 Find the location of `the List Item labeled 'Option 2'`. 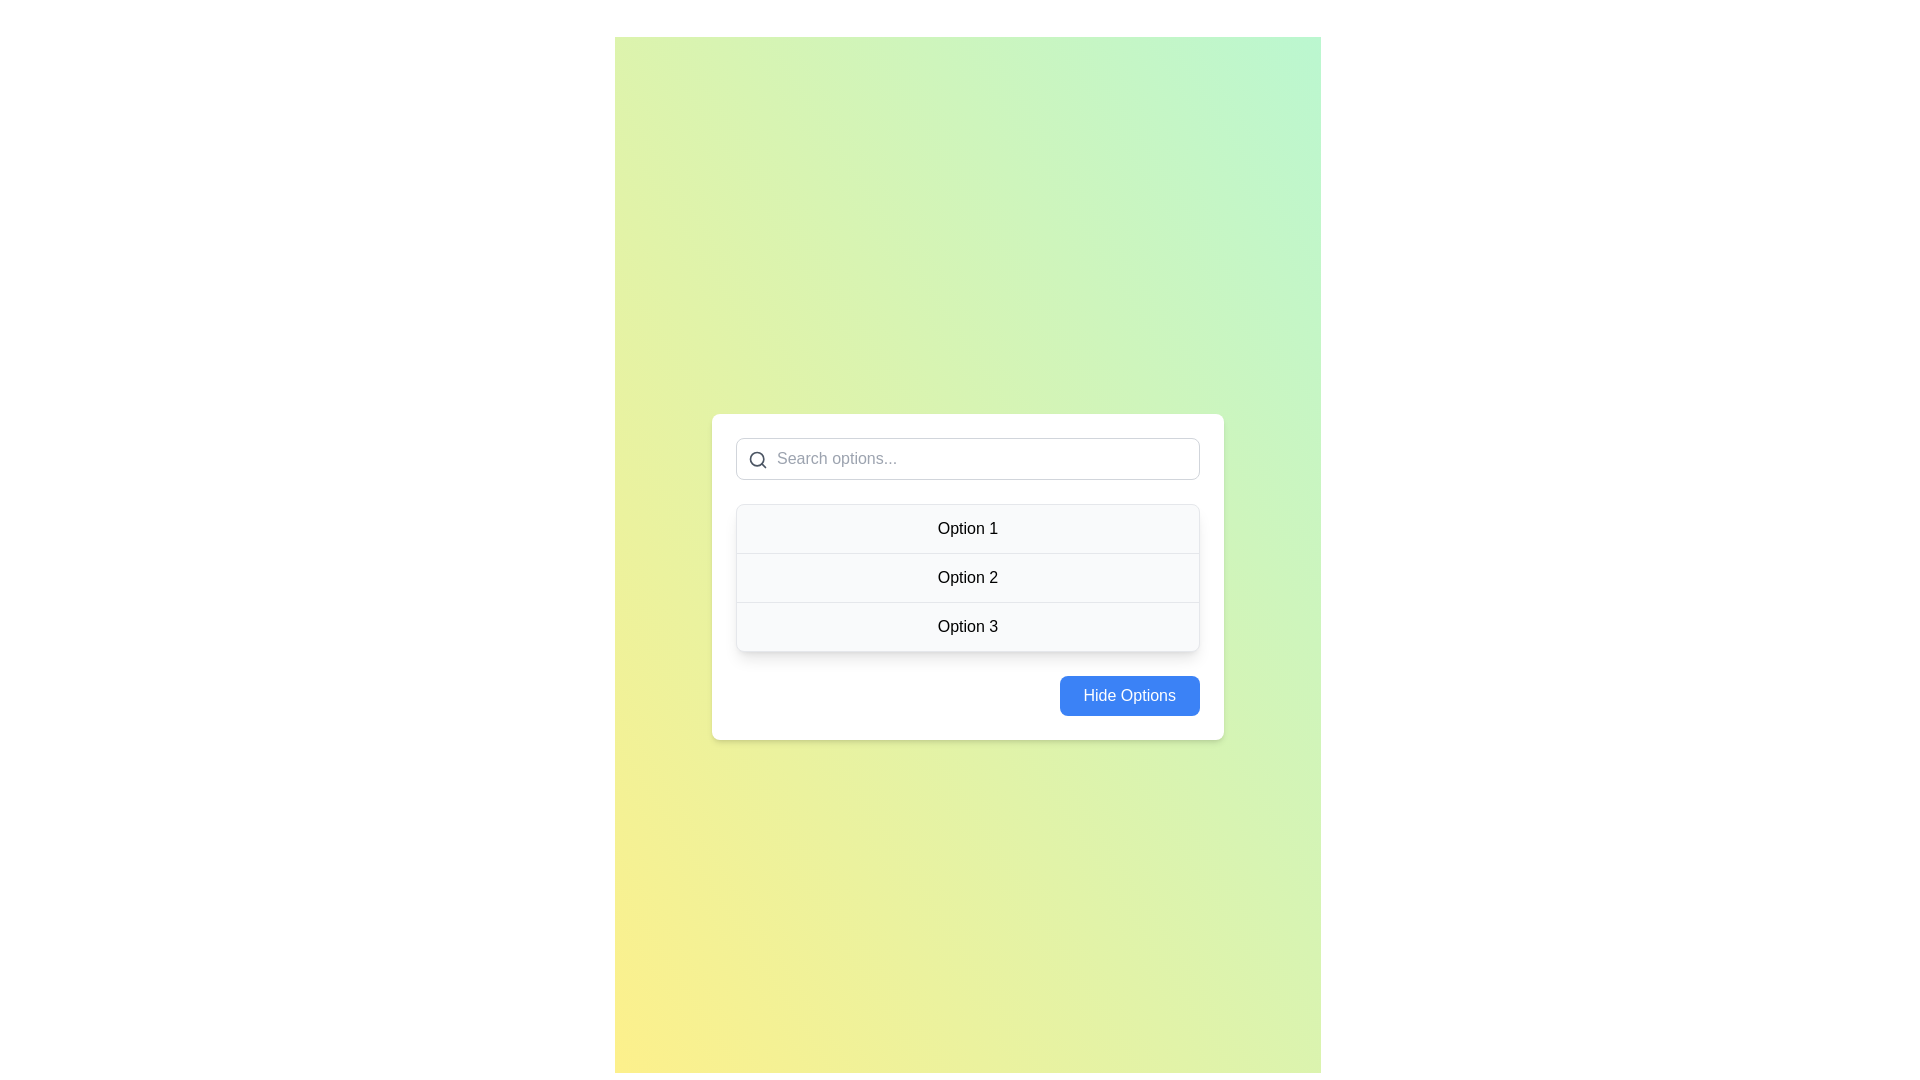

the List Item labeled 'Option 2' is located at coordinates (968, 577).